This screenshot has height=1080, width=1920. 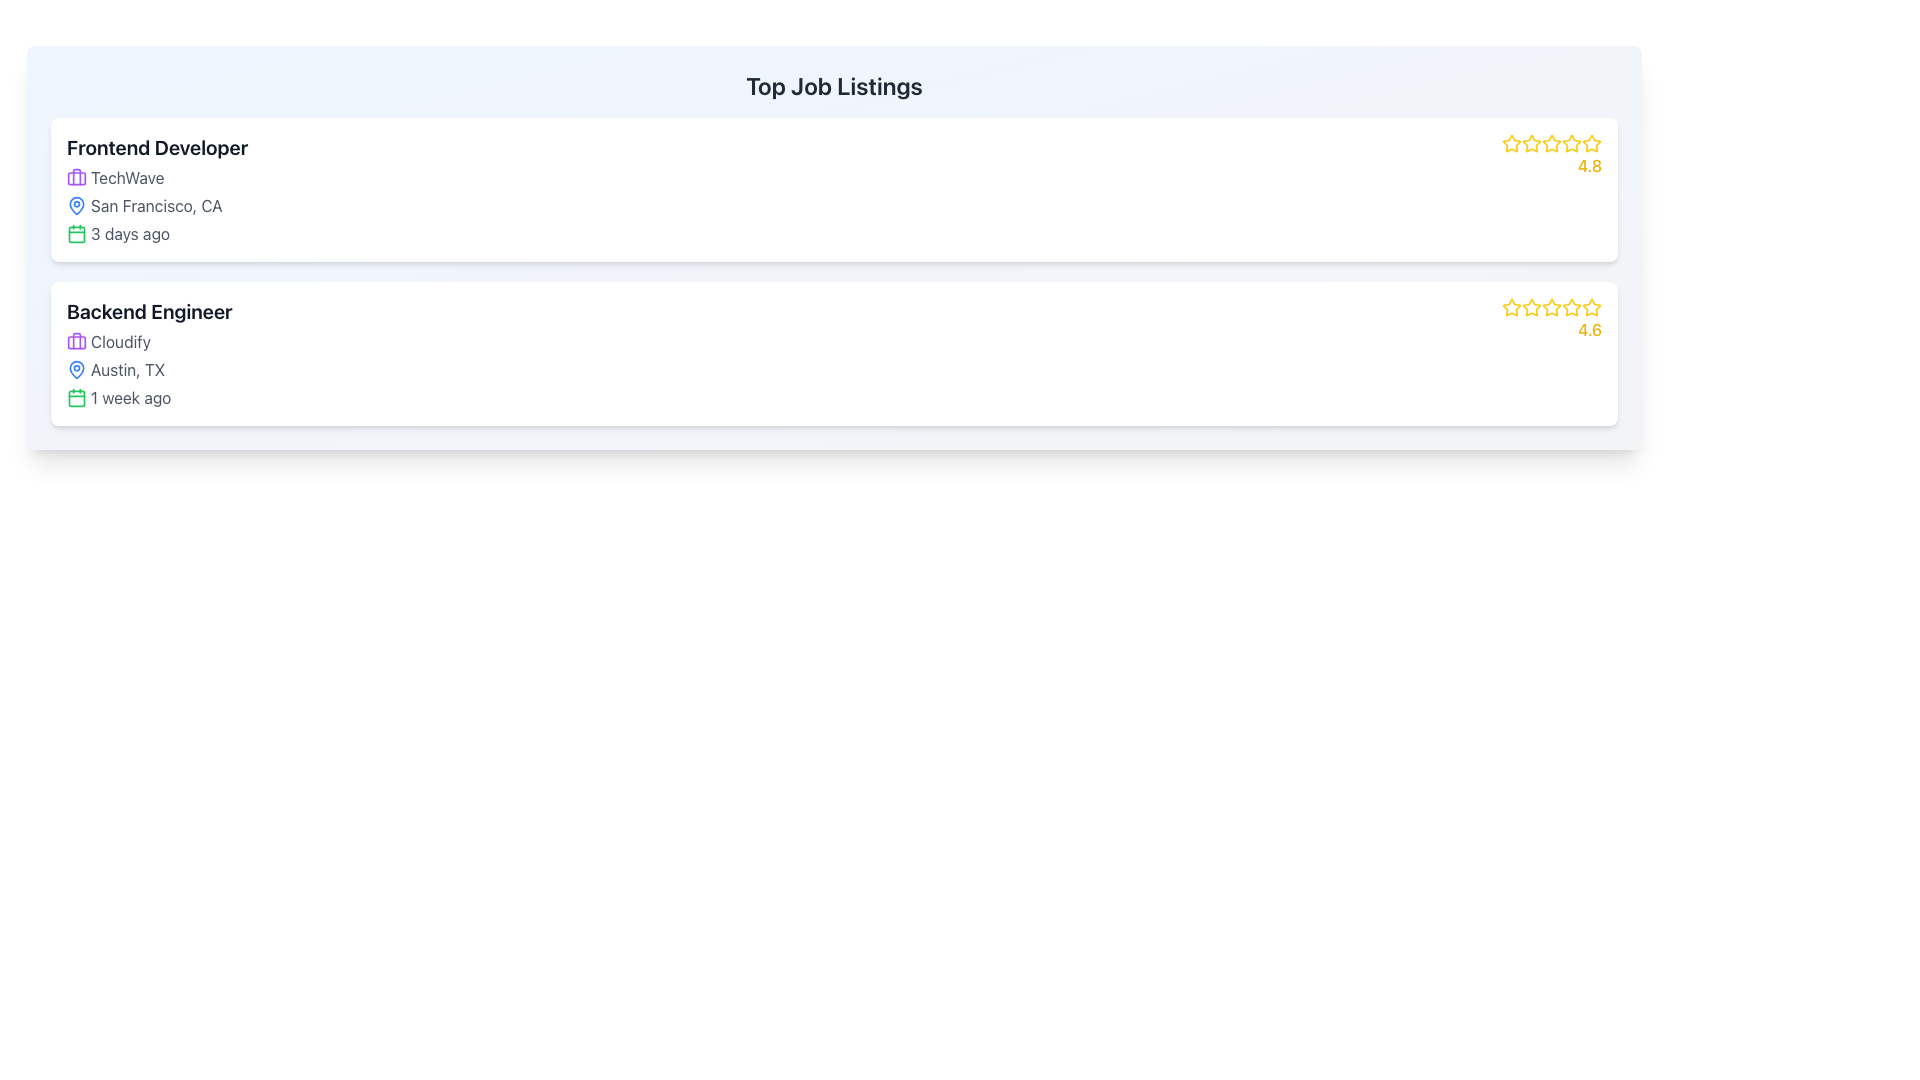 I want to click on the second star in the star rating icon, so click(x=1549, y=141).